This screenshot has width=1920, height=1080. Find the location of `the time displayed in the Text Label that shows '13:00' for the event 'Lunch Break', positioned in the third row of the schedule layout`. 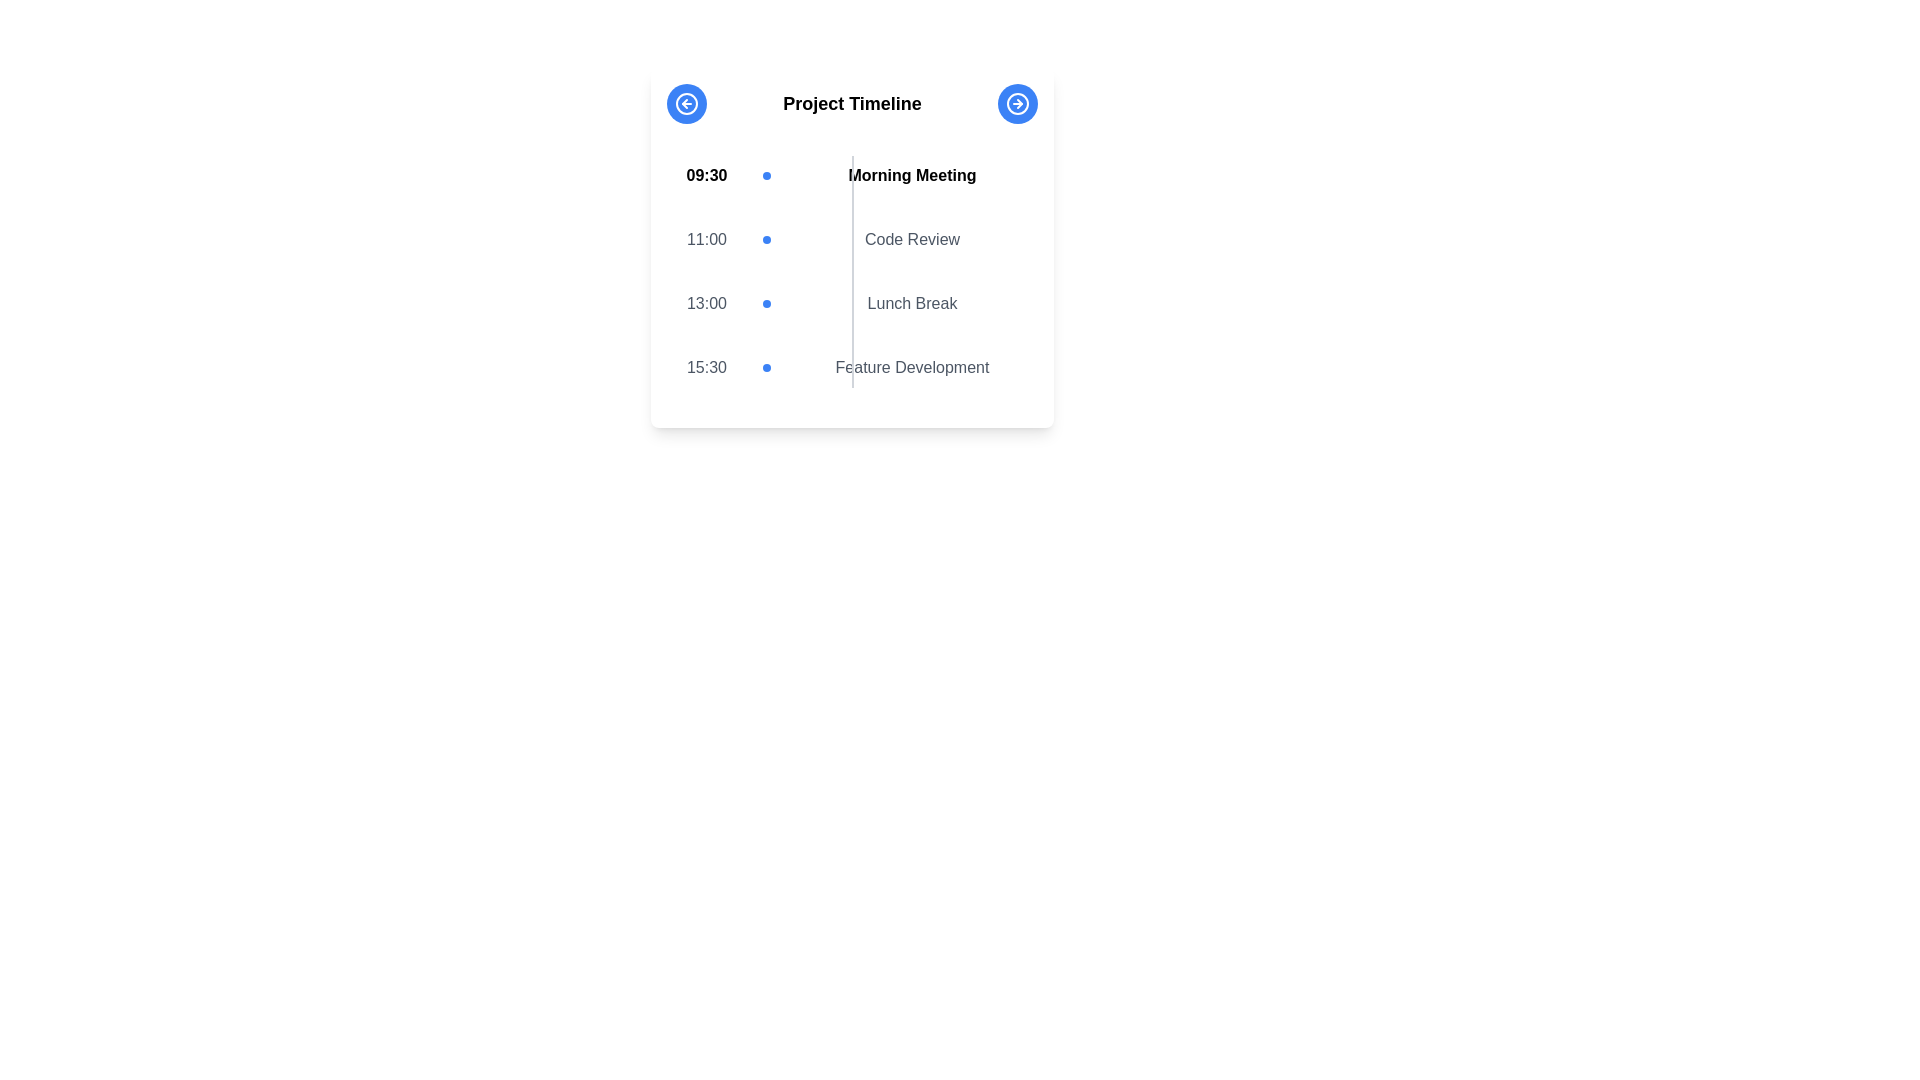

the time displayed in the Text Label that shows '13:00' for the event 'Lunch Break', positioned in the third row of the schedule layout is located at coordinates (706, 304).